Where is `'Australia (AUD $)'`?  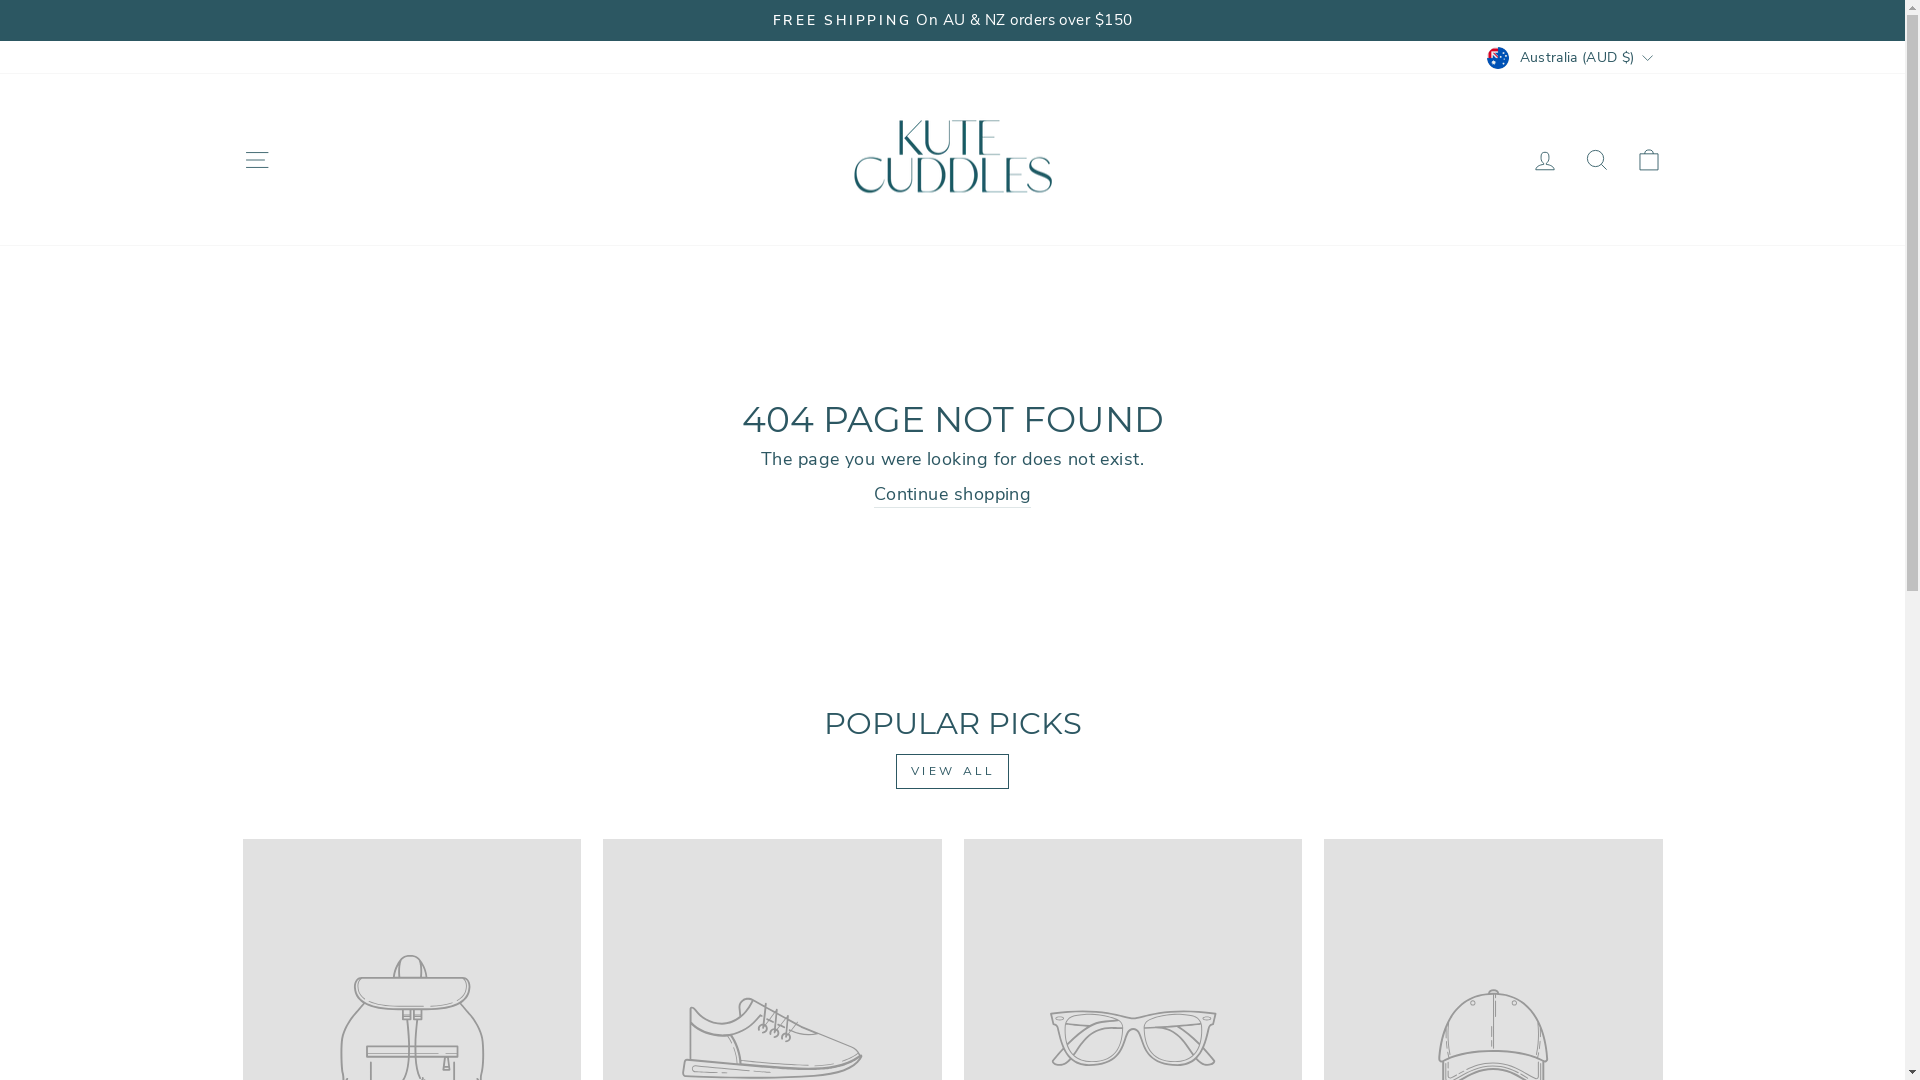
'Australia (AUD $)' is located at coordinates (1570, 56).